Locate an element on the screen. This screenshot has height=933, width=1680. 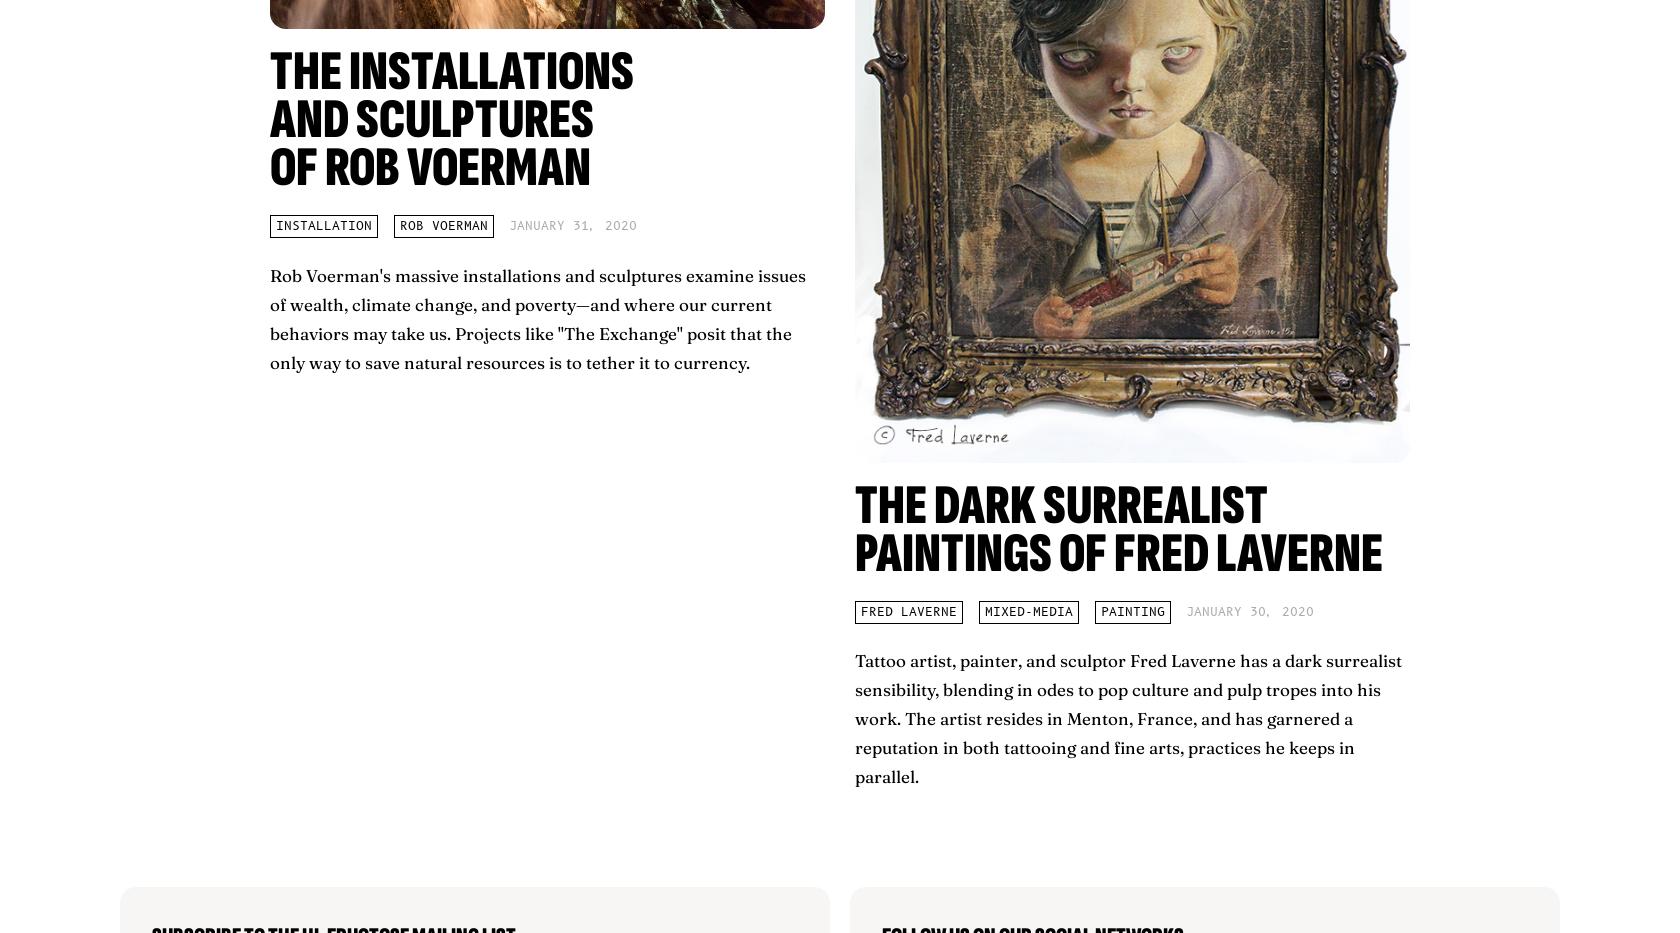
'painting' is located at coordinates (1132, 611).